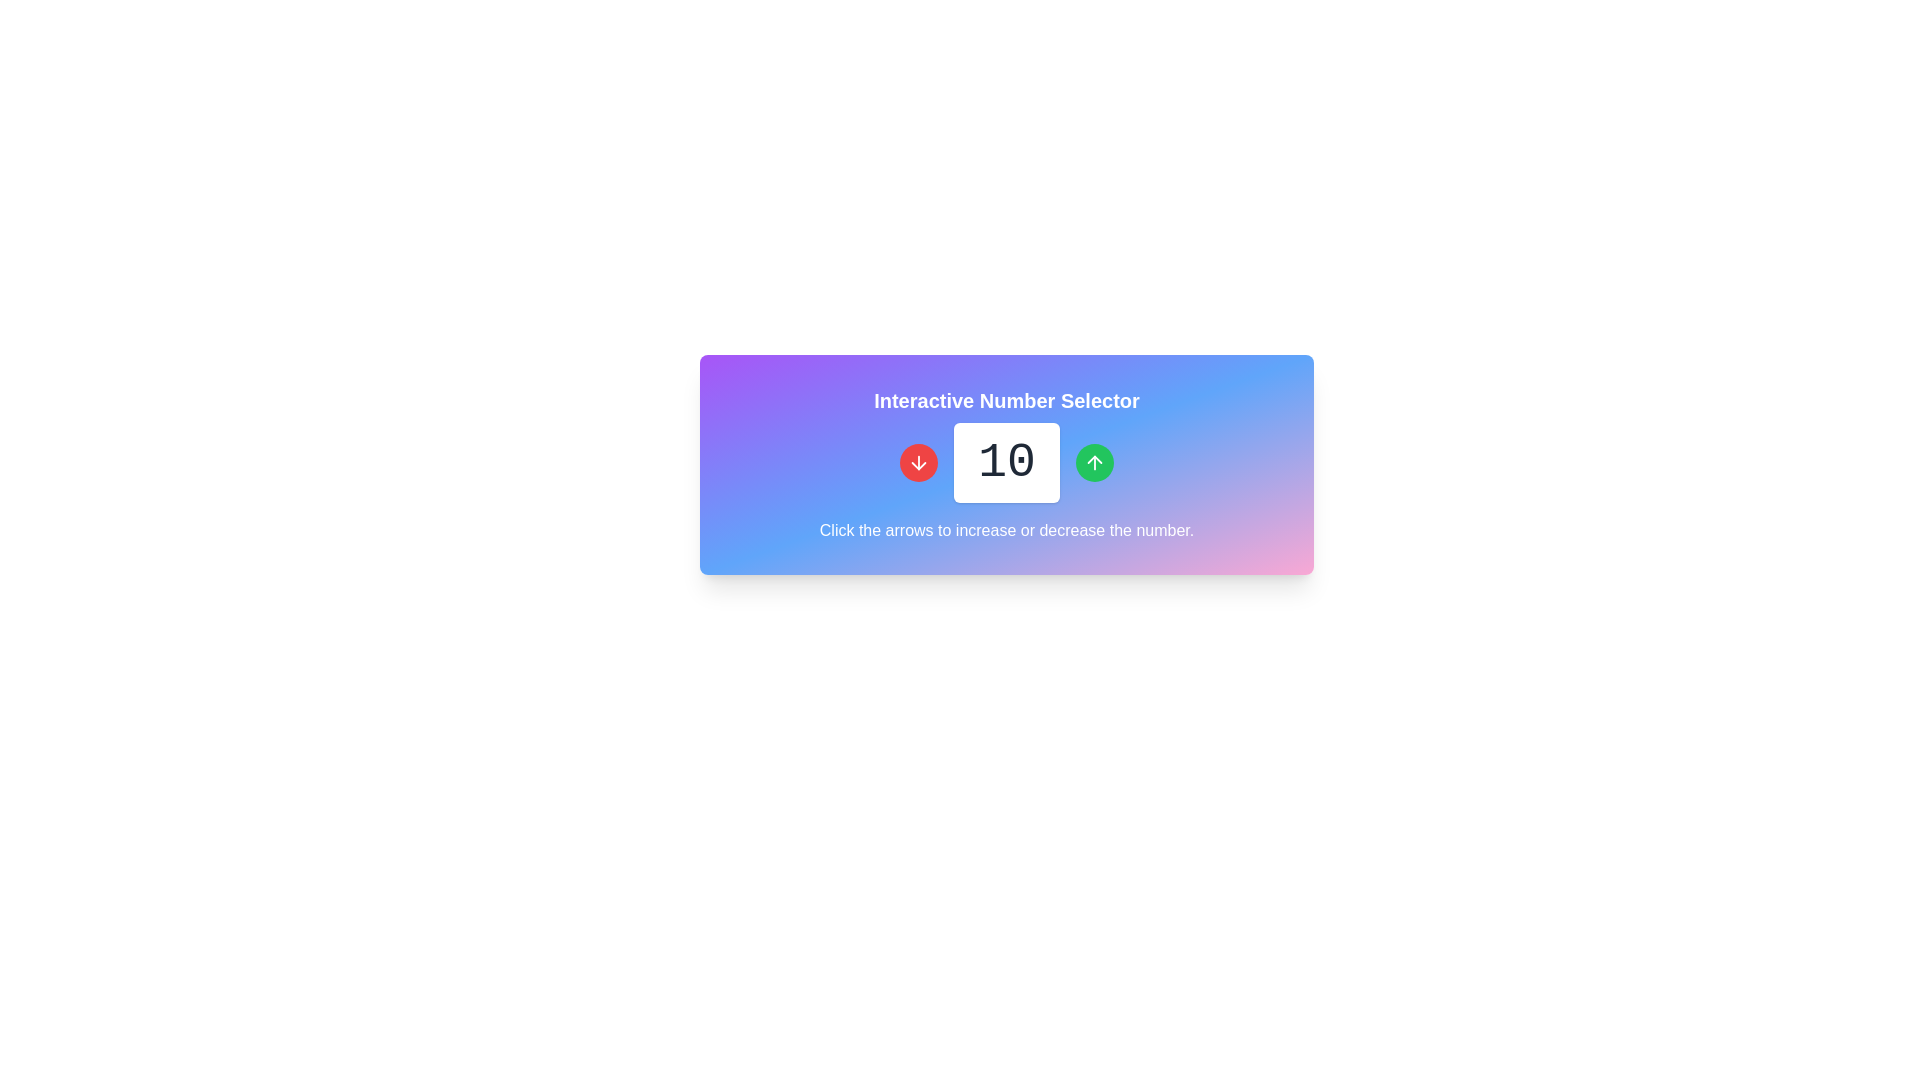  Describe the element at coordinates (918, 462) in the screenshot. I see `the red circular button with a downward arrow icon on the left side of the horizontal layout` at that location.